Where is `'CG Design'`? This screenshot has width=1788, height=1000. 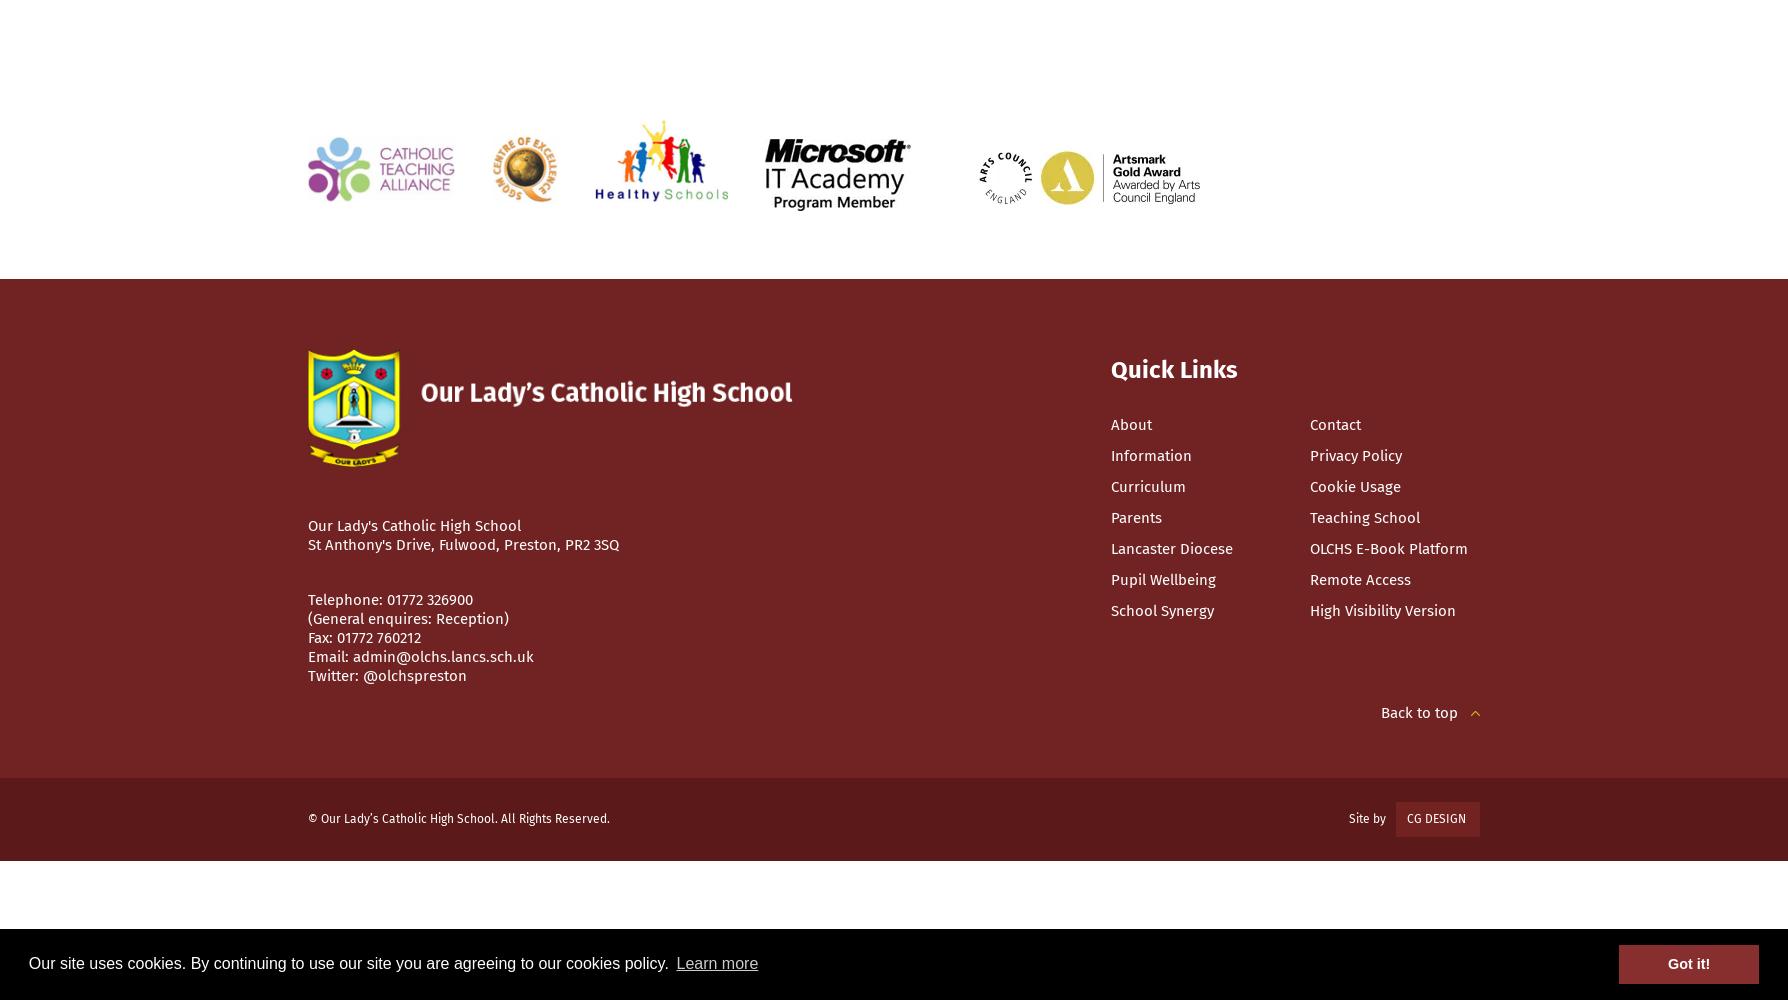
'CG Design' is located at coordinates (1436, 818).